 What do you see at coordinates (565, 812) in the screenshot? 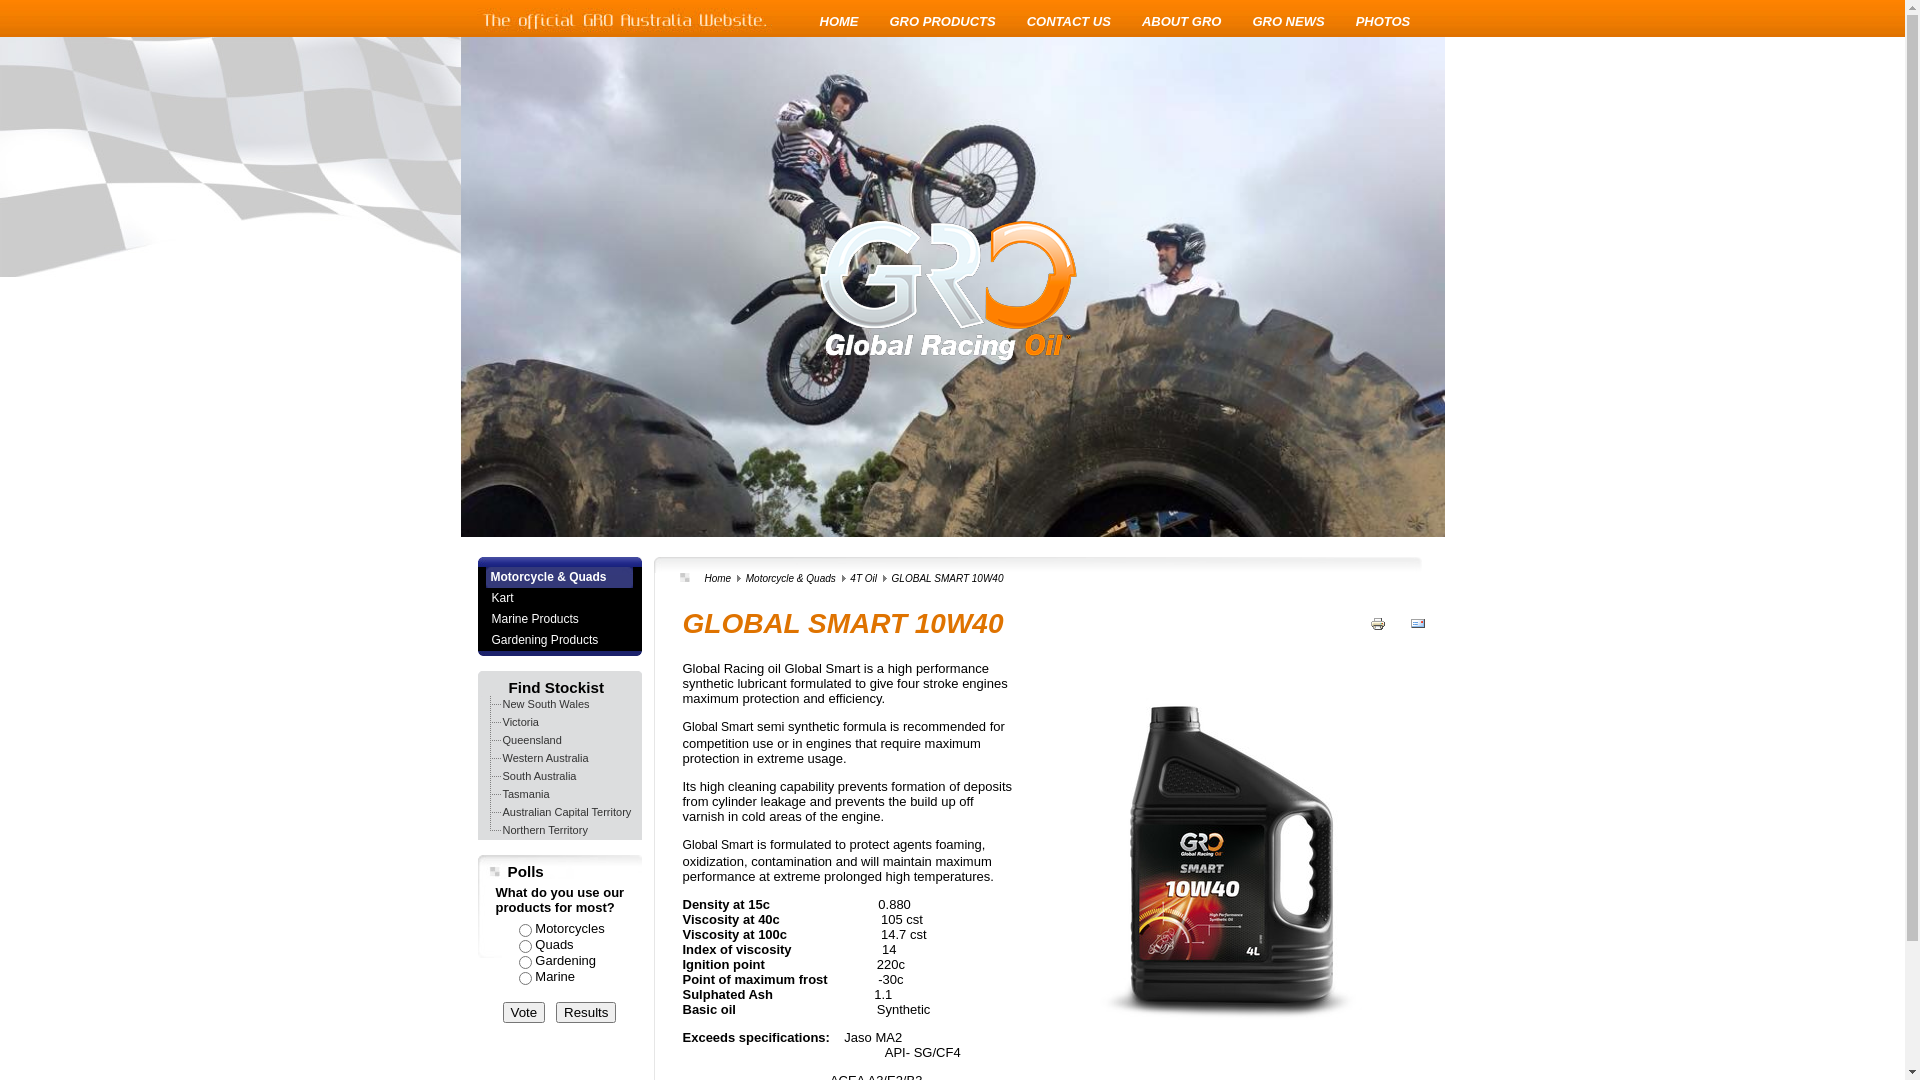
I see `'Australian Capital Territory'` at bounding box center [565, 812].